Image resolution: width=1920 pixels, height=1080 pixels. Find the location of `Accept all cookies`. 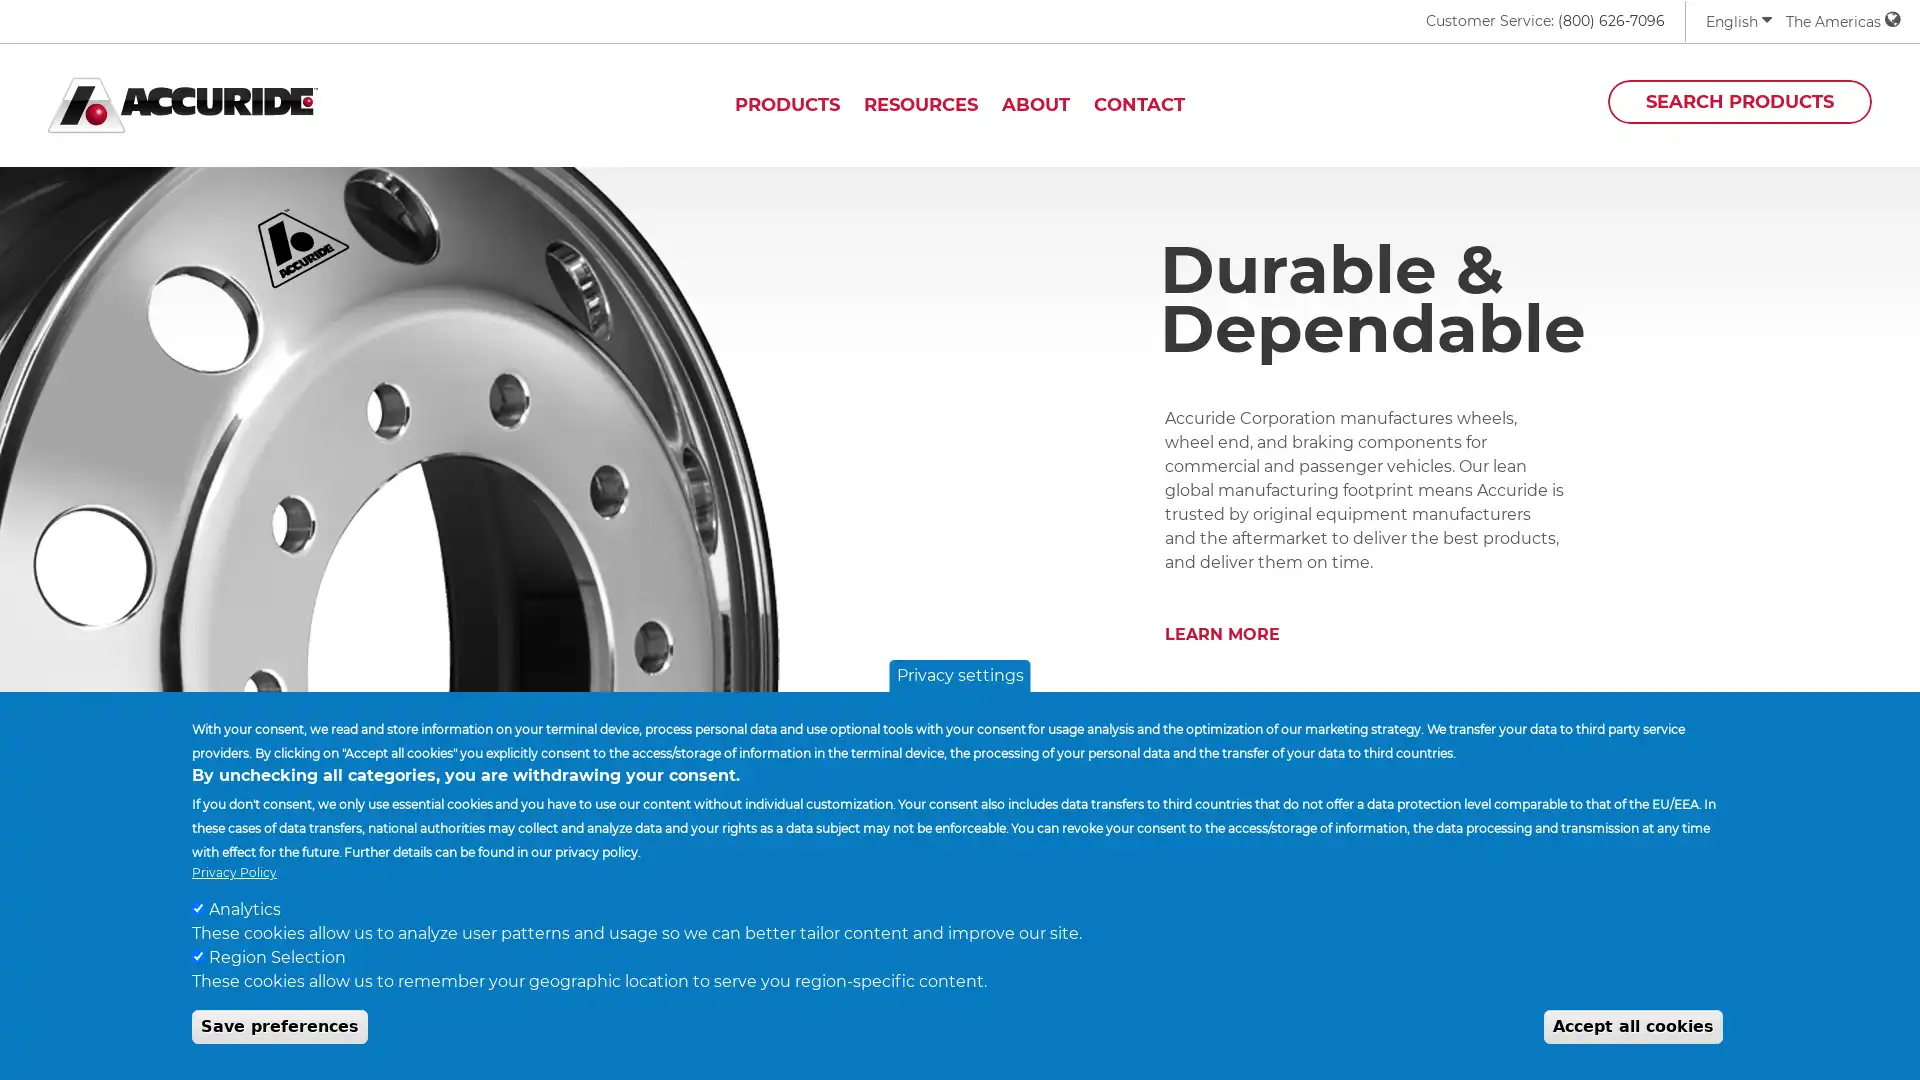

Accept all cookies is located at coordinates (1633, 1026).